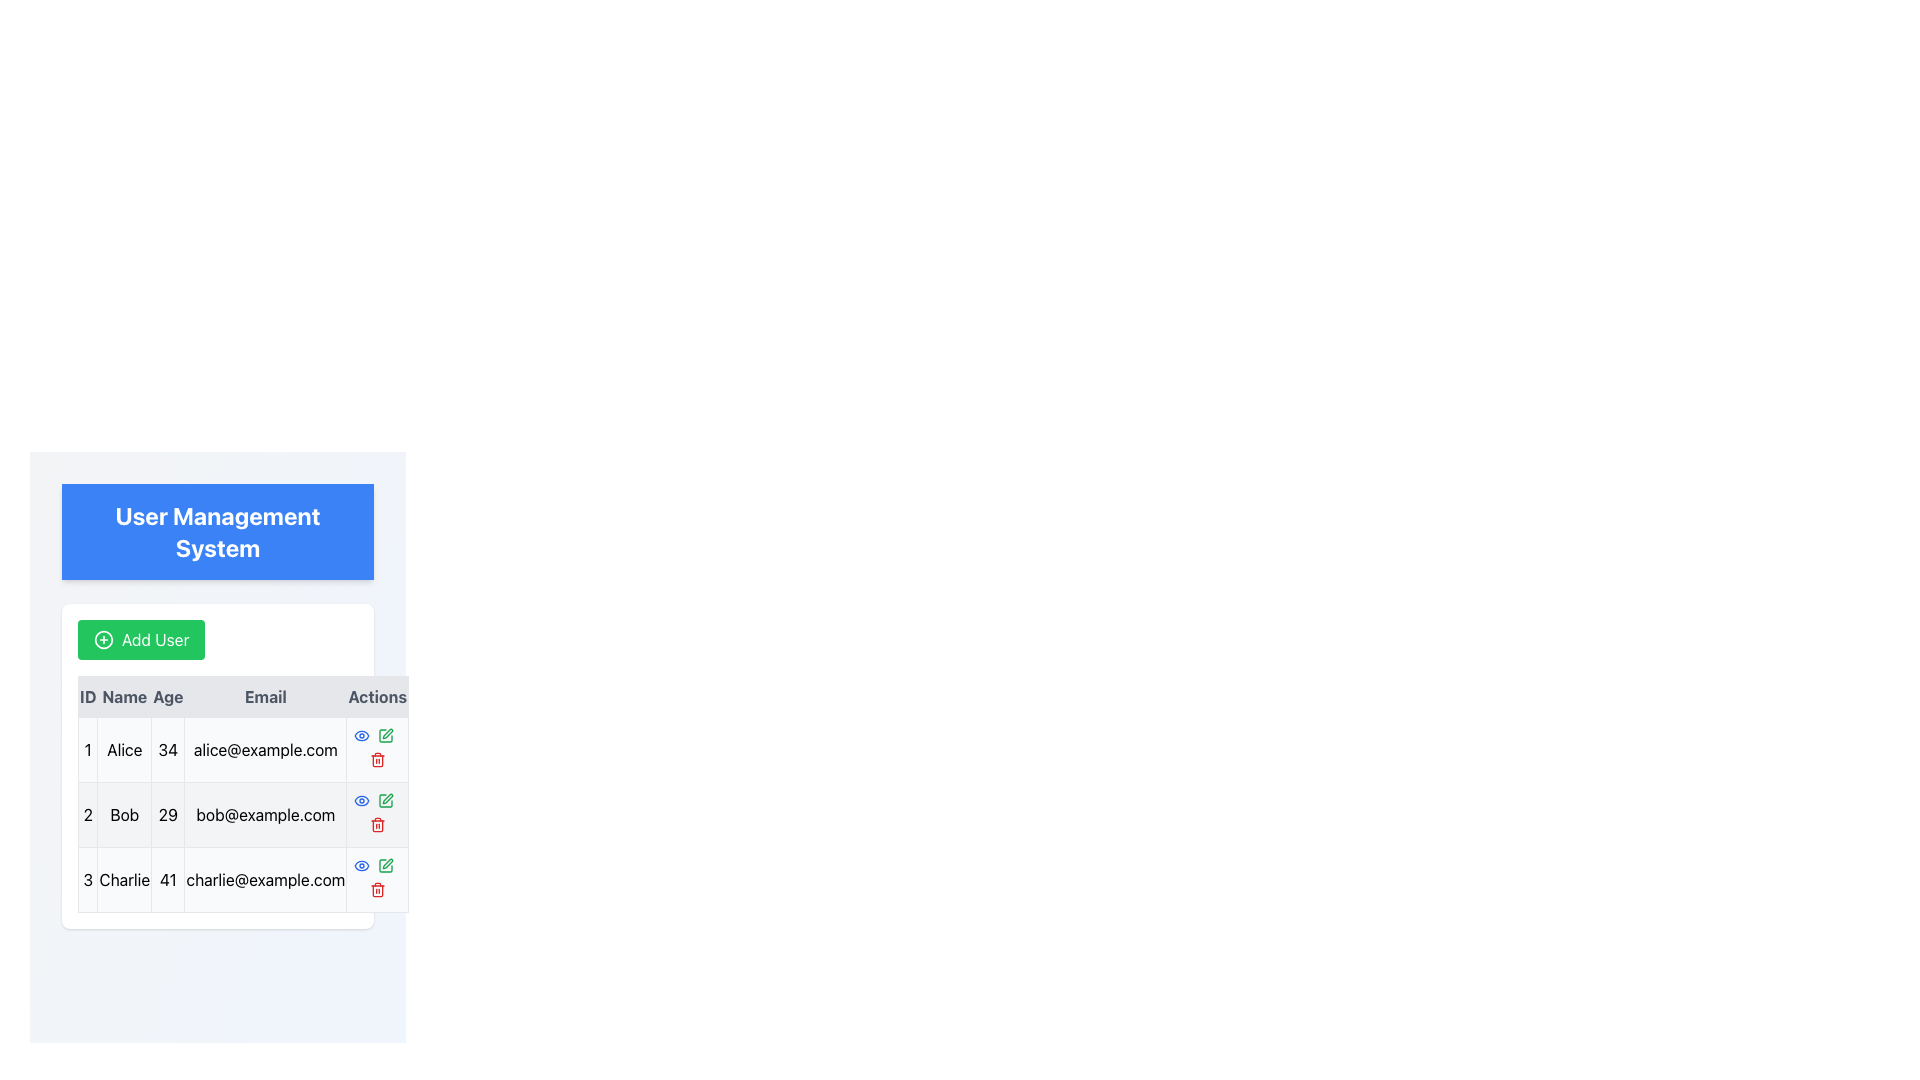 The height and width of the screenshot is (1080, 1920). Describe the element at coordinates (385, 800) in the screenshot. I see `the 'Edit' button for user 'Bob'` at that location.